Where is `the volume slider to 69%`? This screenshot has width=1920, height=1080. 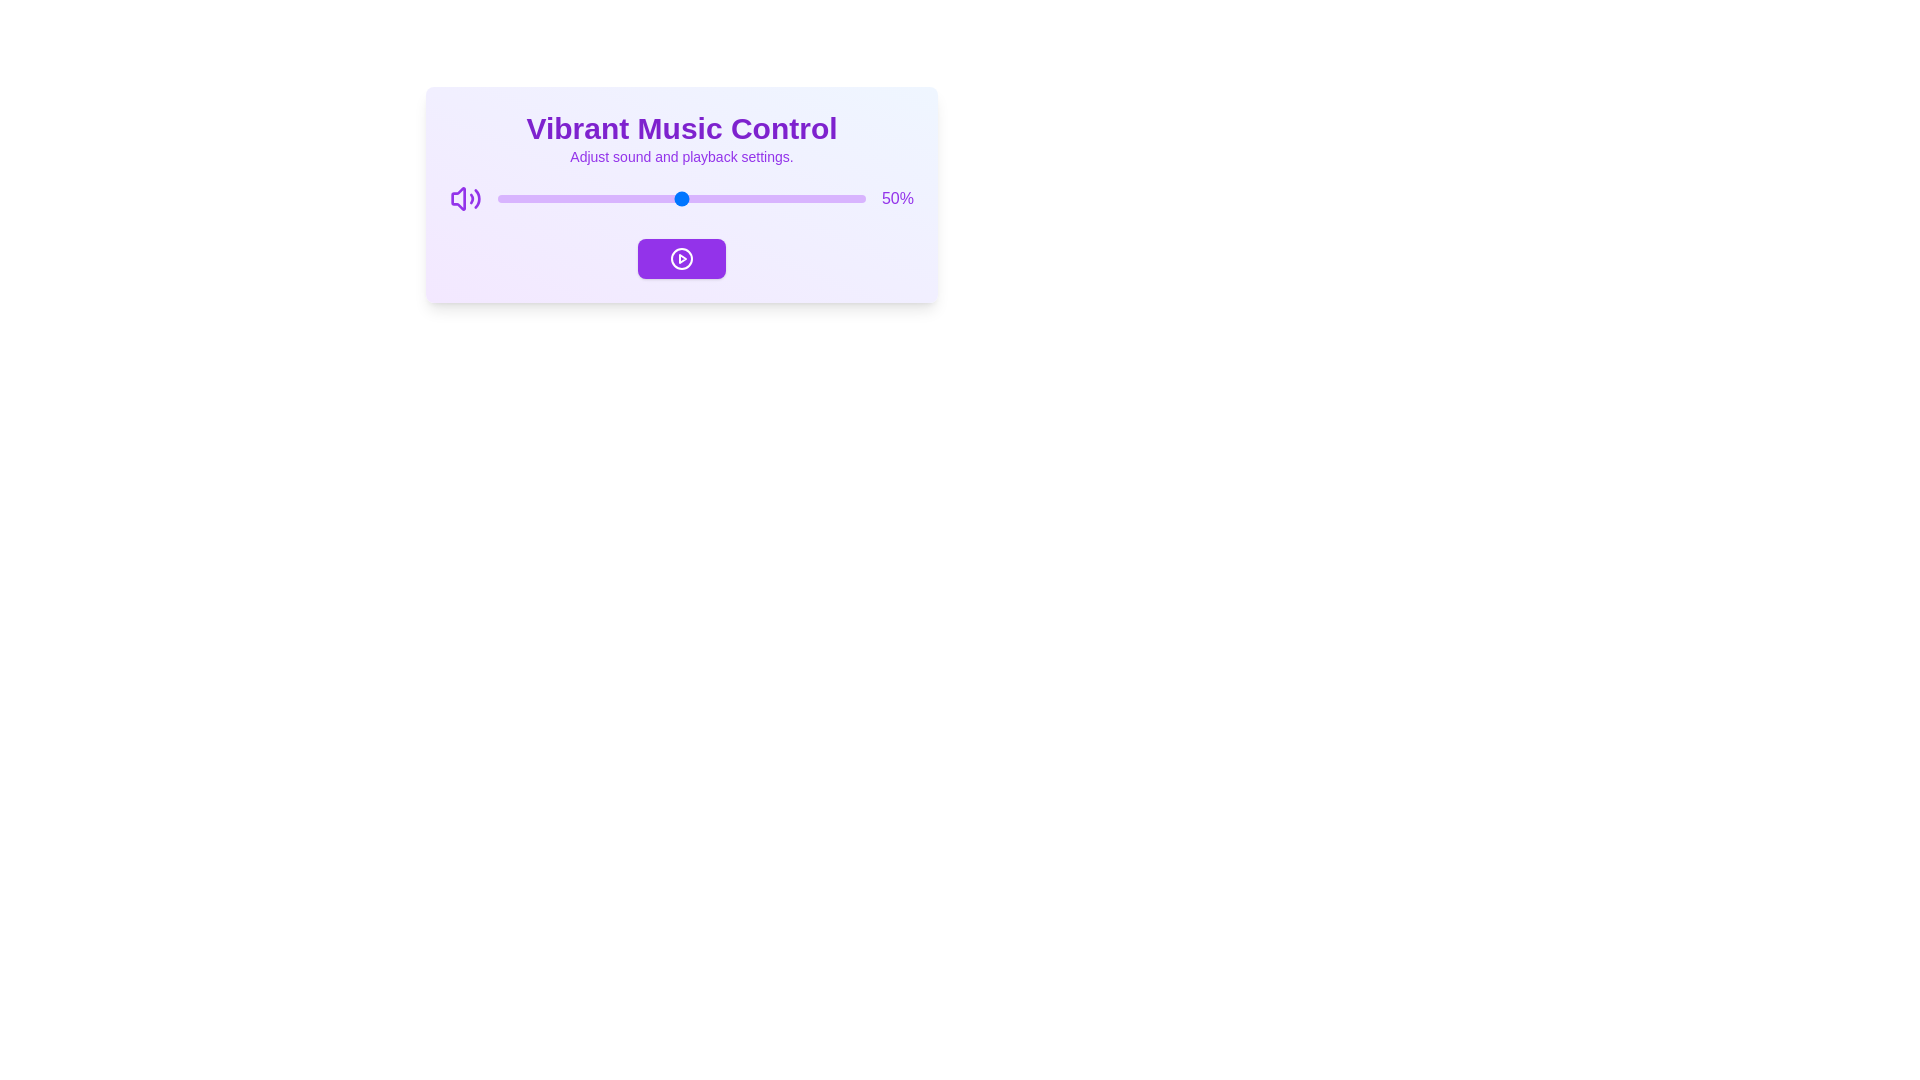 the volume slider to 69% is located at coordinates (750, 199).